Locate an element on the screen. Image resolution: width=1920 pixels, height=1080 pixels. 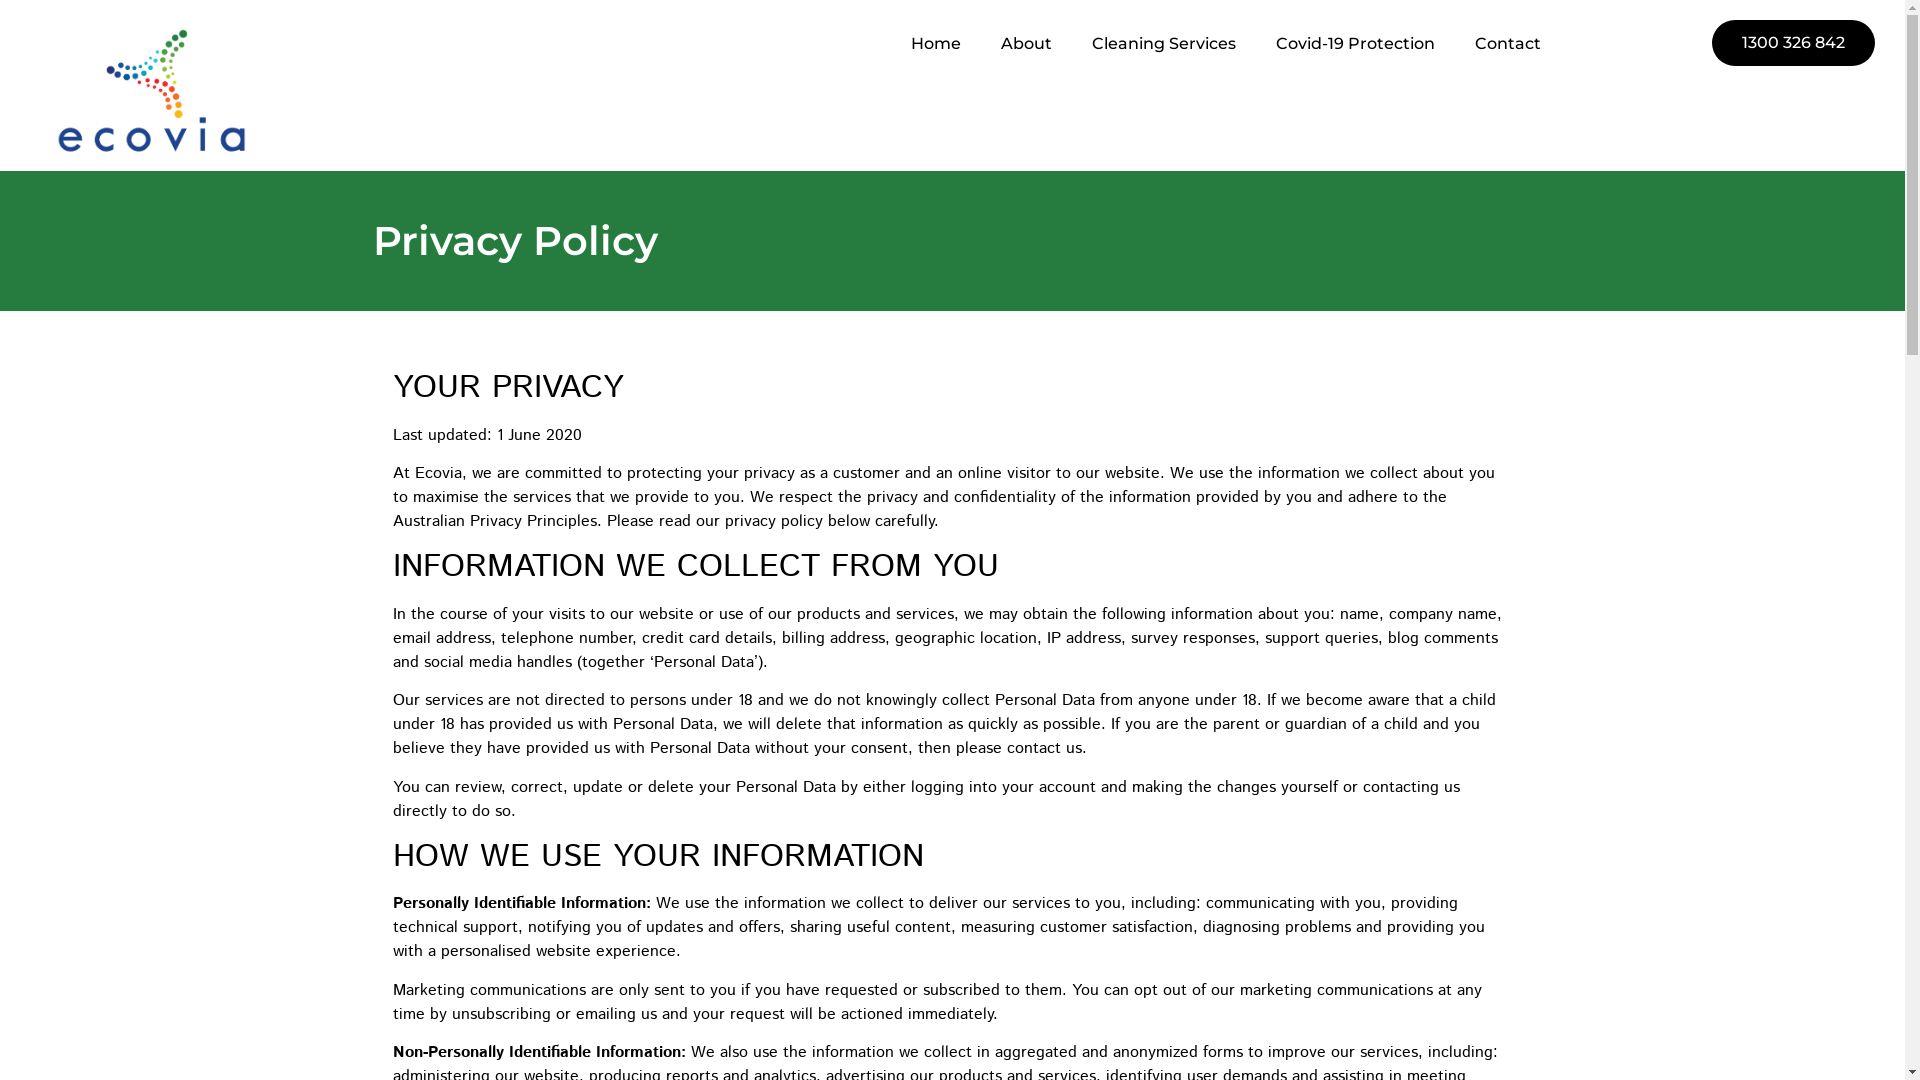
'1300 326 842' is located at coordinates (1793, 42).